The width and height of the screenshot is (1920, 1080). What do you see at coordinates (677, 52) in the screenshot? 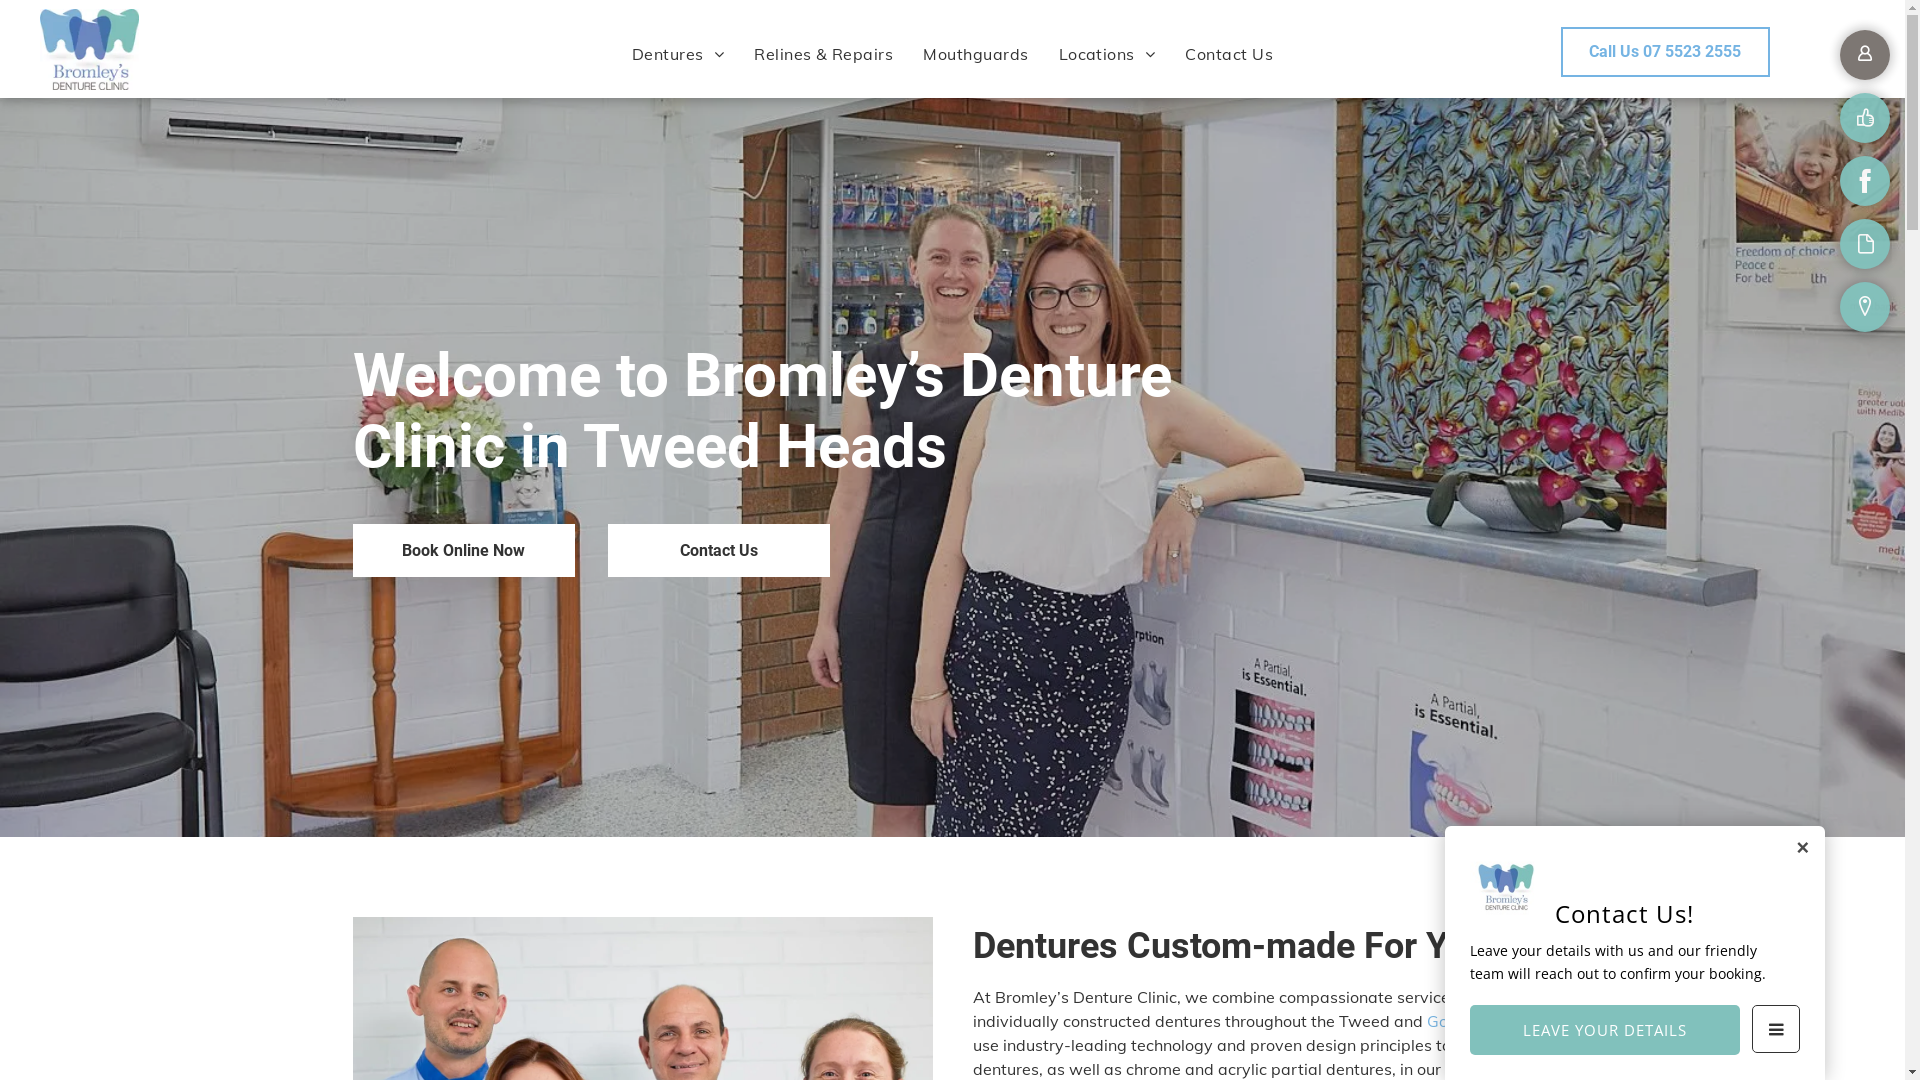
I see `'Dentures'` at bounding box center [677, 52].